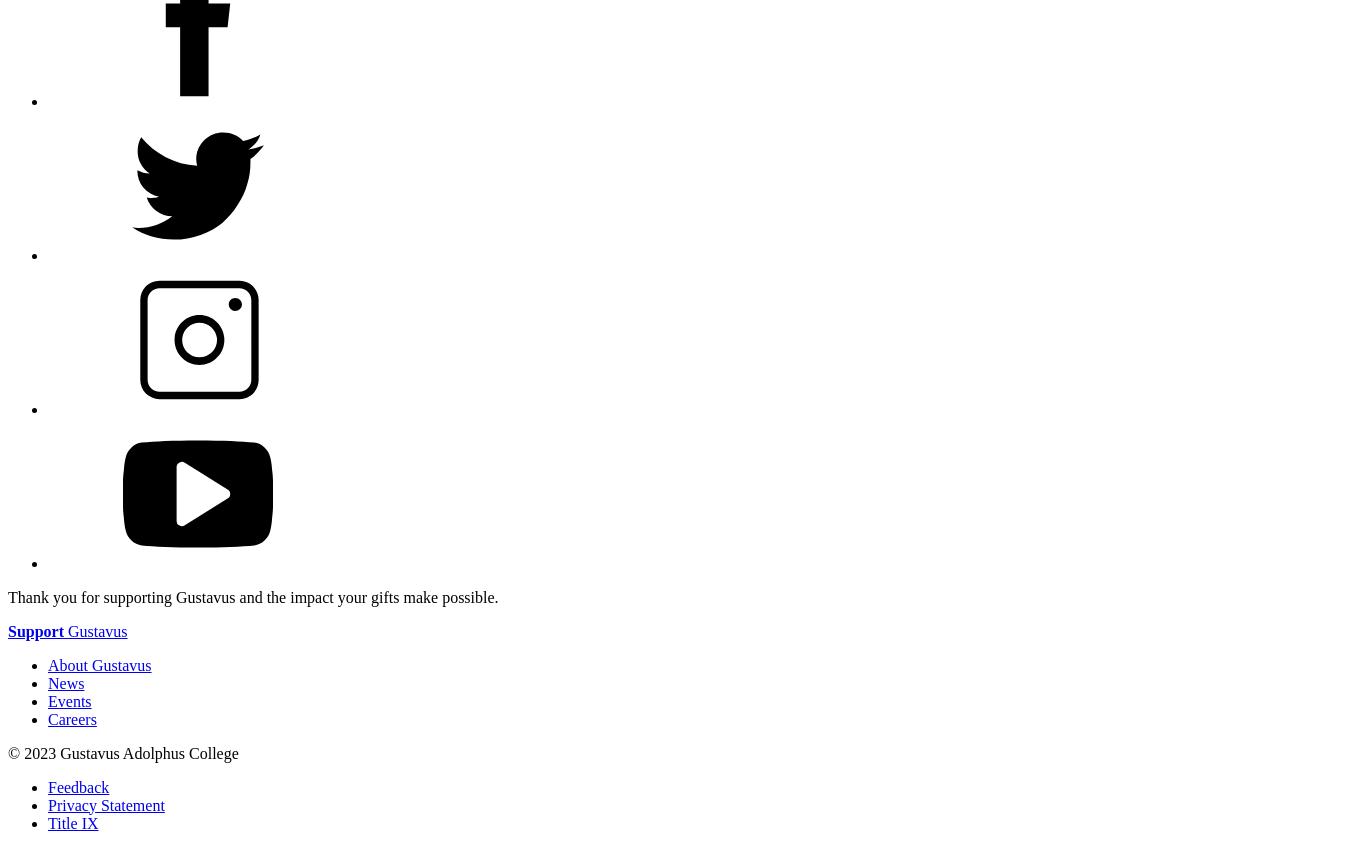 The image size is (1366, 848). I want to click on 'Feedback', so click(78, 785).